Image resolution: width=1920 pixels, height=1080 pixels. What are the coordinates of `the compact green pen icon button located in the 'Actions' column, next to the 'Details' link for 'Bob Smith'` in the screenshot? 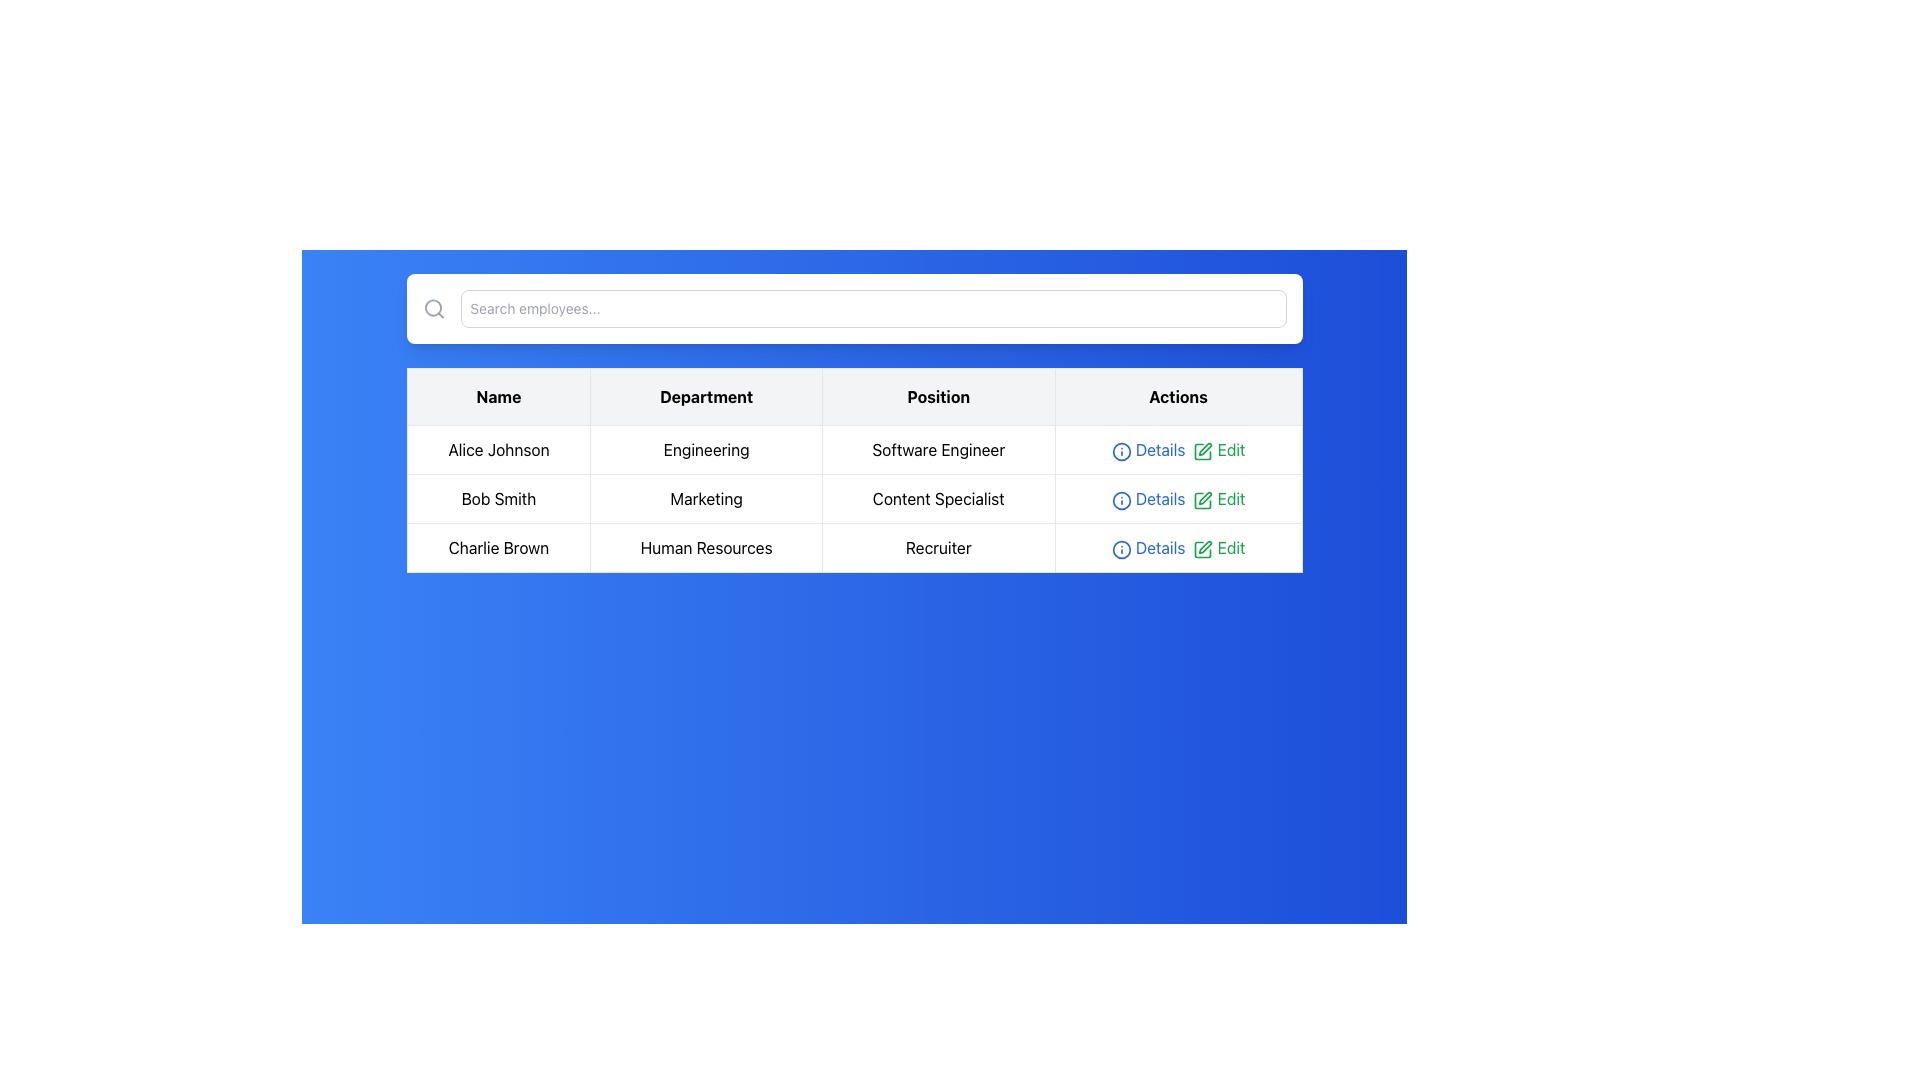 It's located at (1204, 497).